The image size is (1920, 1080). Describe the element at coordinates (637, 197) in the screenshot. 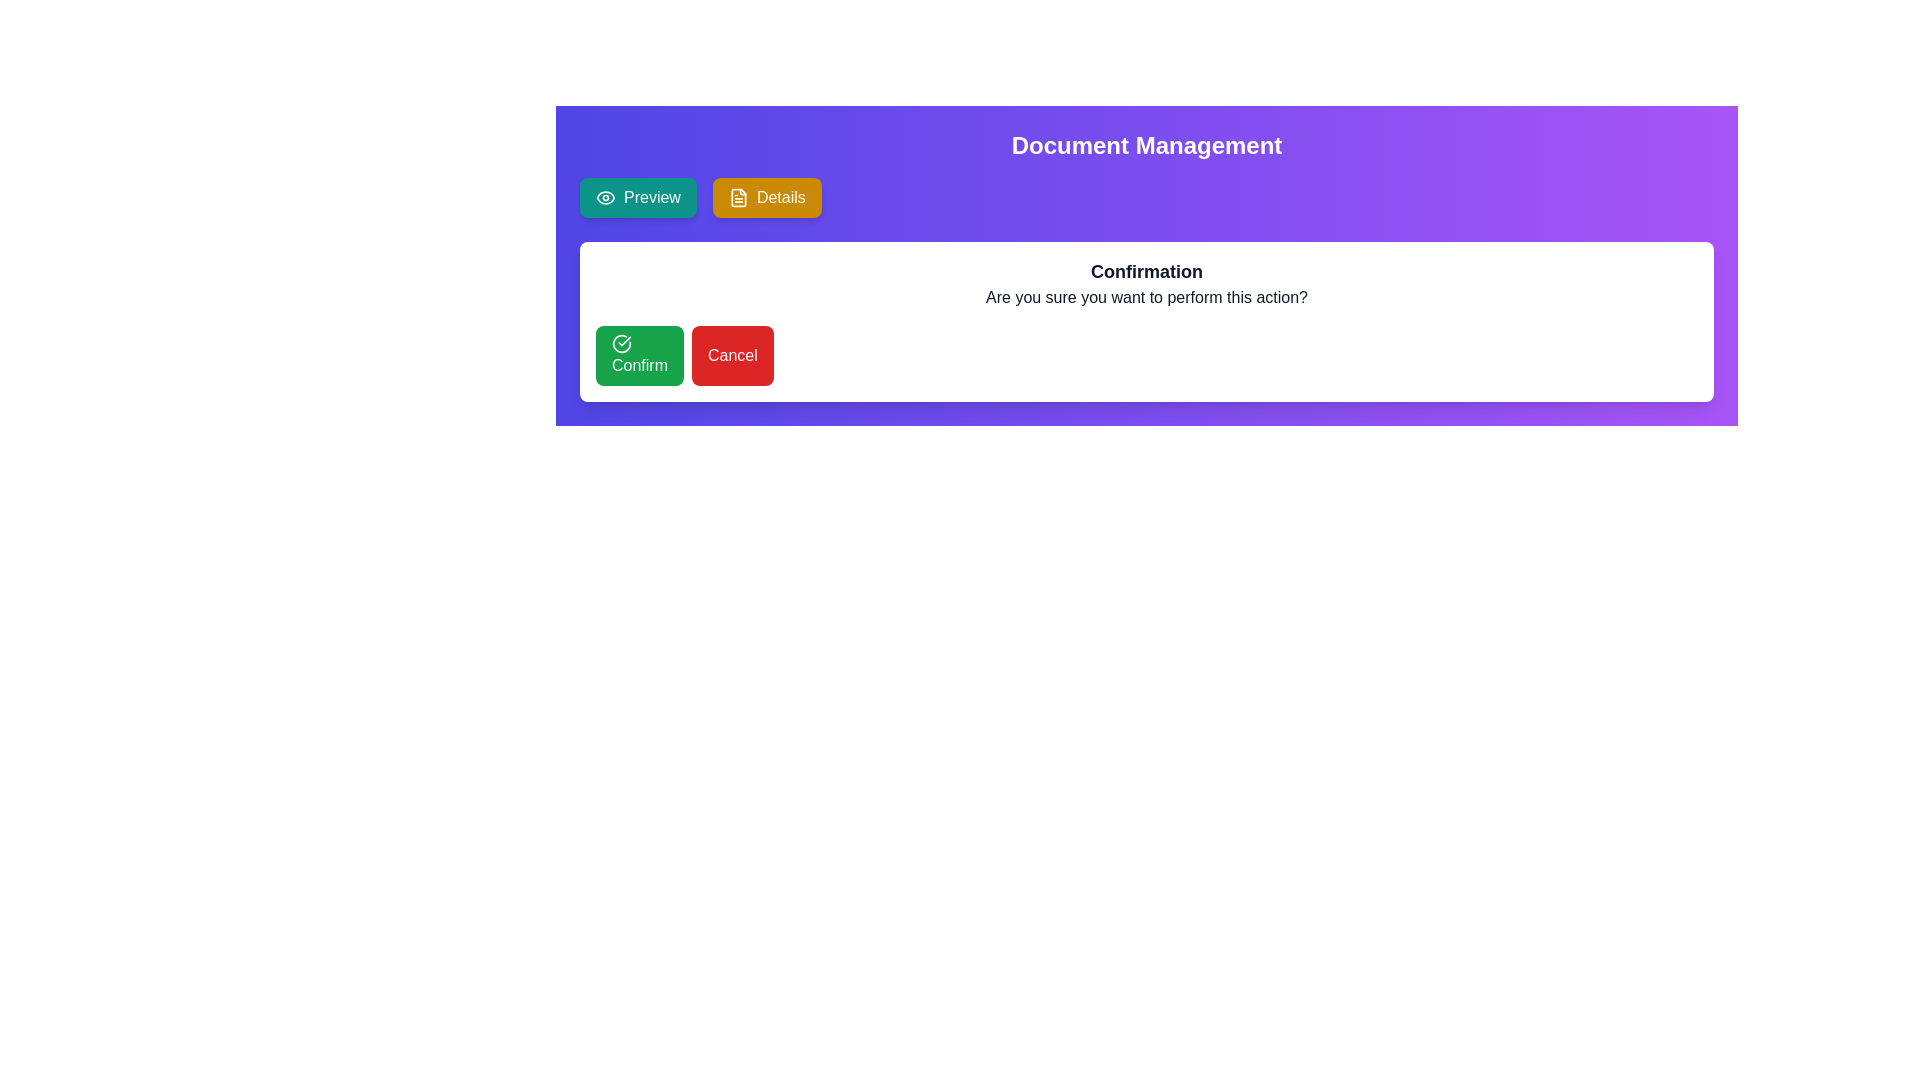

I see `the teal 'Preview' button with an eye icon located at the top-left of the layout to preview content` at that location.